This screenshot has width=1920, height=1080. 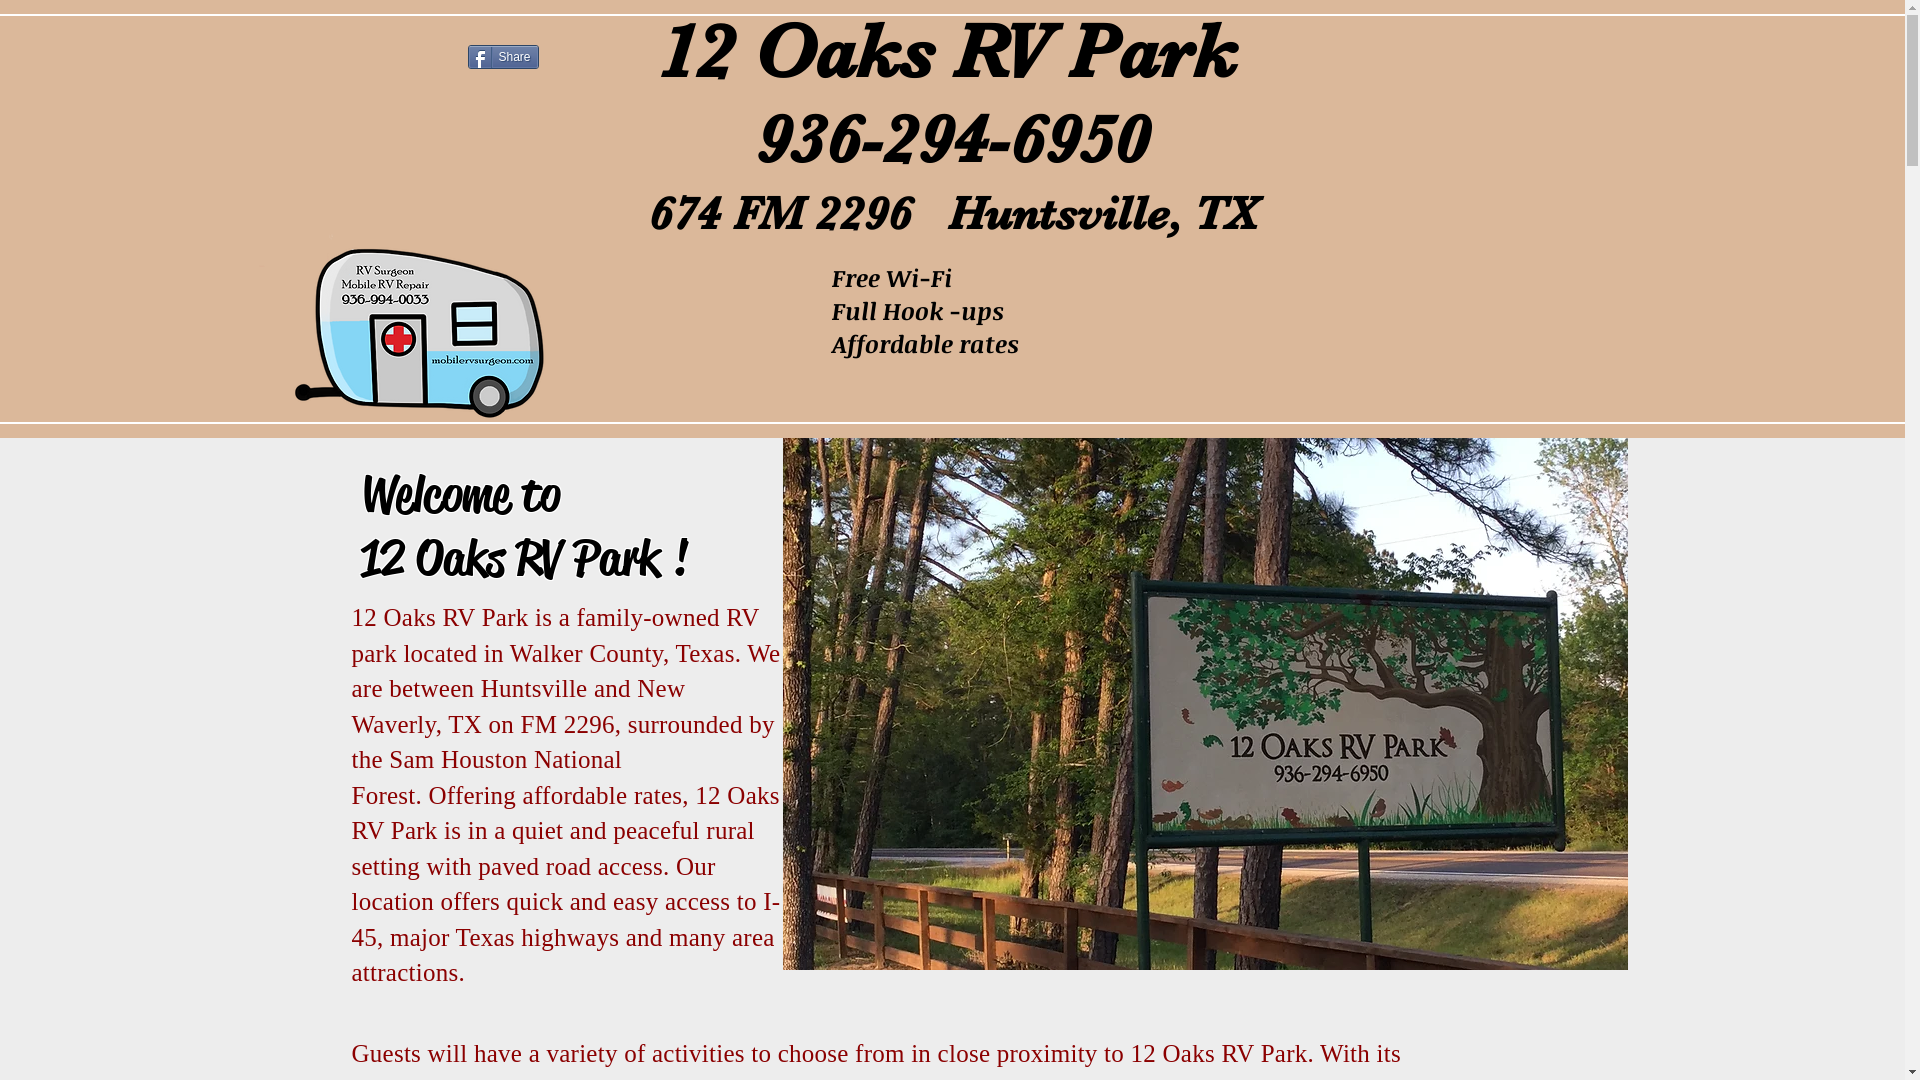 What do you see at coordinates (503, 56) in the screenshot?
I see `'Share'` at bounding box center [503, 56].